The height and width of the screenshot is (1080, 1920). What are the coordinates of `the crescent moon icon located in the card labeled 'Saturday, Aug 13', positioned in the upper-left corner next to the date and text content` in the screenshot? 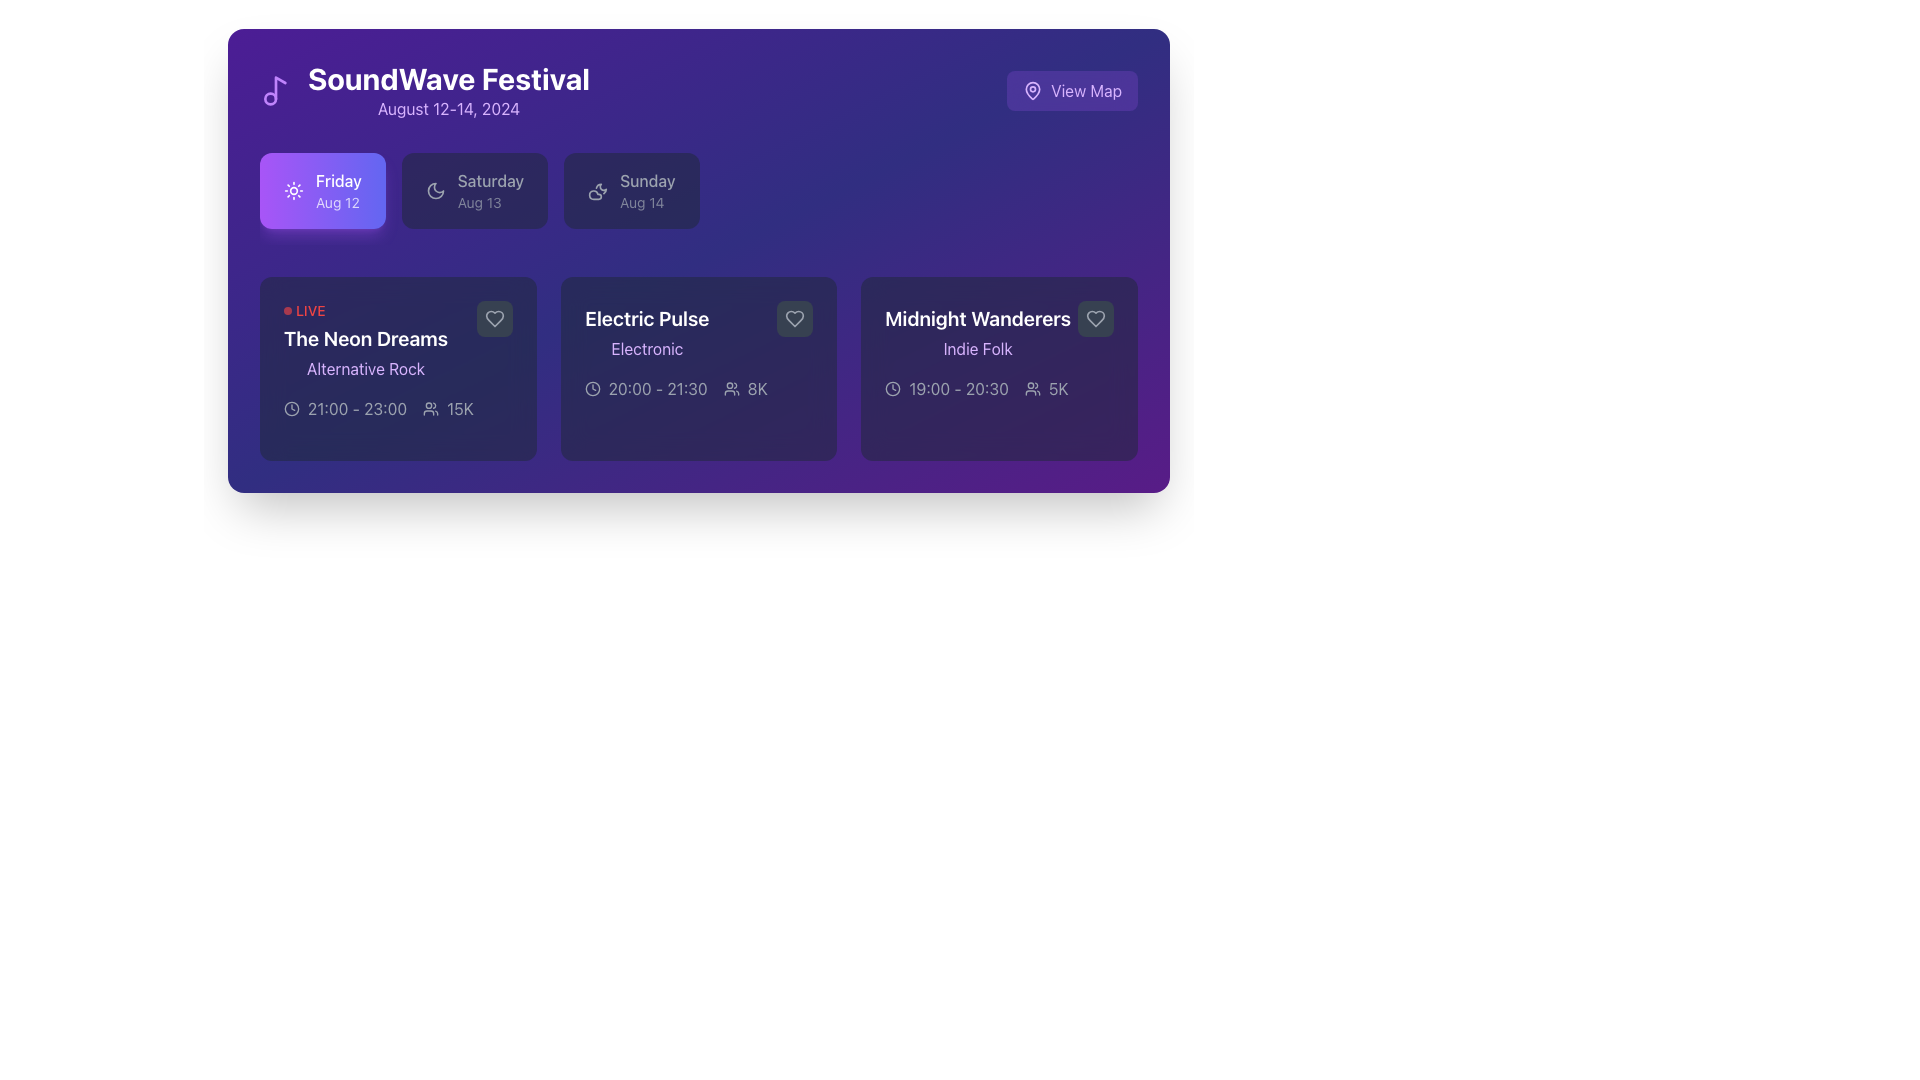 It's located at (434, 191).